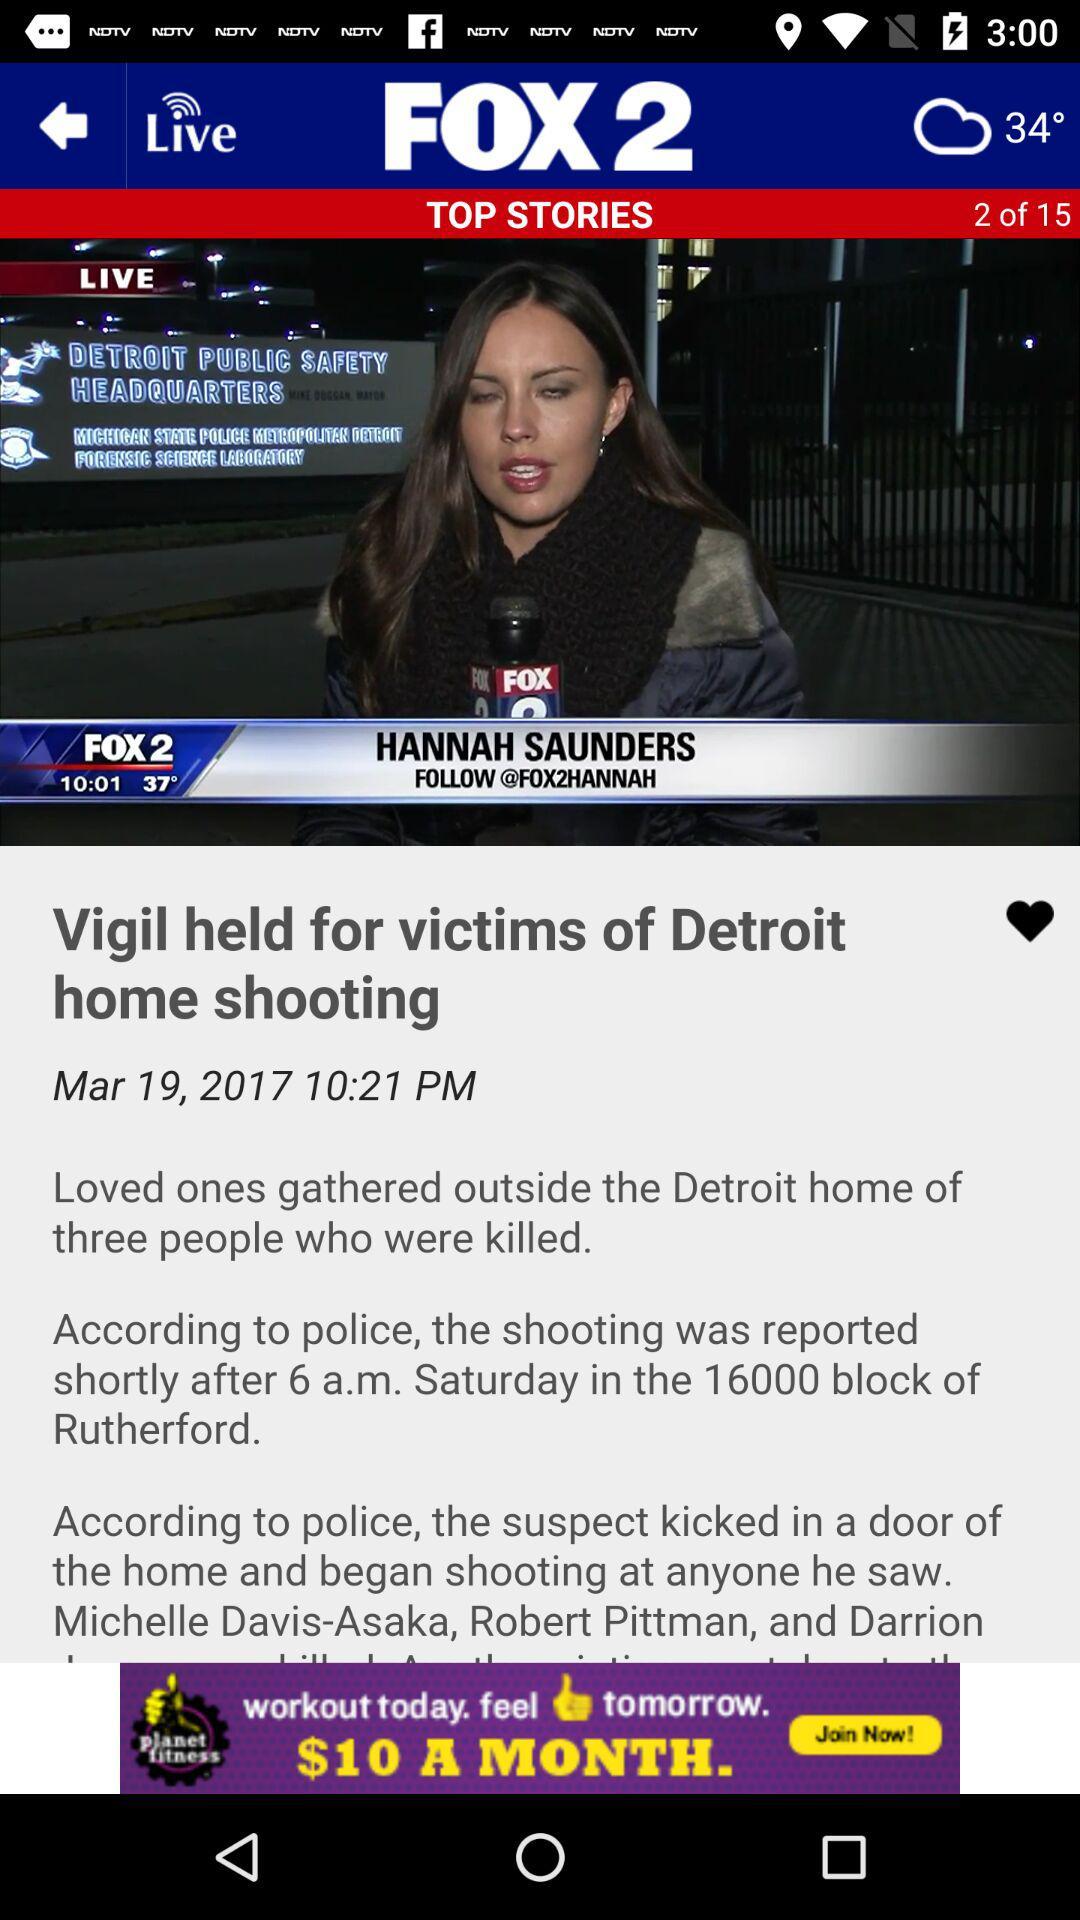 The height and width of the screenshot is (1920, 1080). What do you see at coordinates (540, 124) in the screenshot?
I see `headline` at bounding box center [540, 124].